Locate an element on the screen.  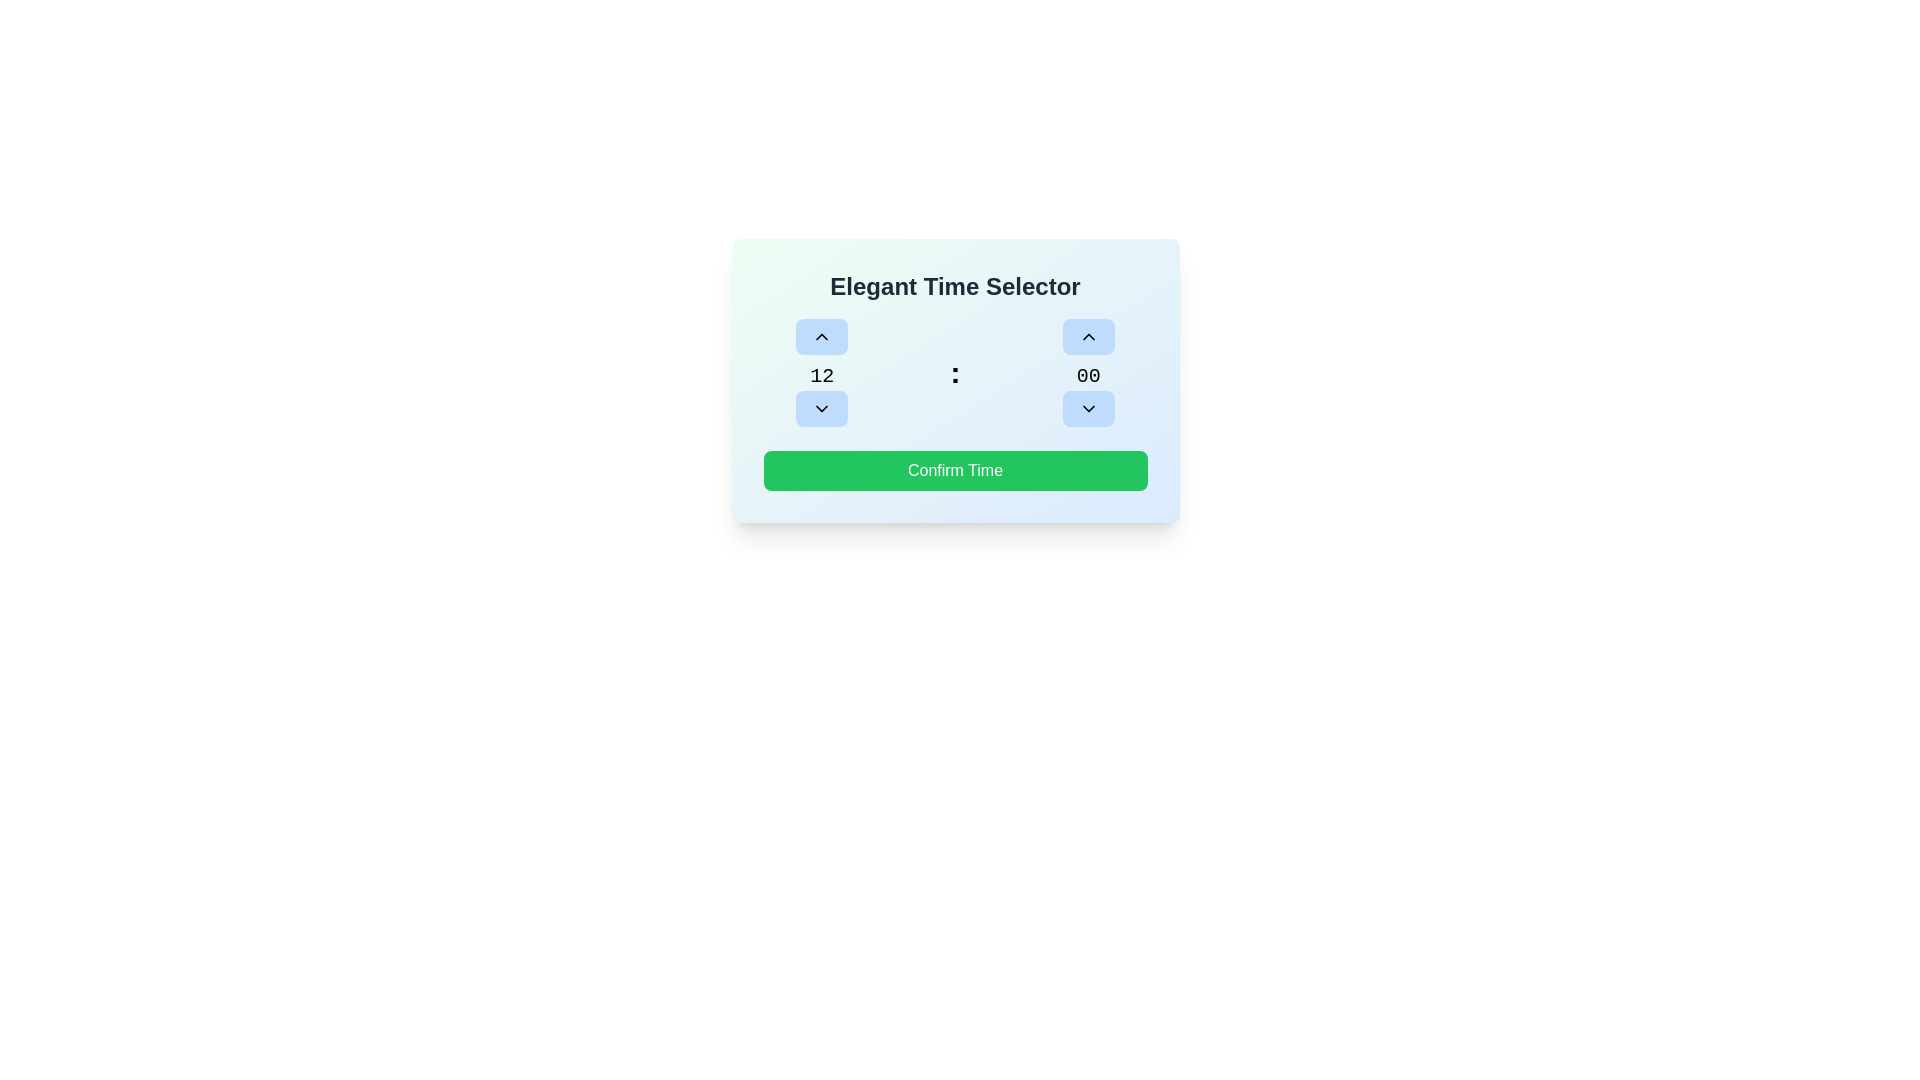
the displayed time by interacting with the Time Selector Component located centrally below the title 'Elegant Time Selector' is located at coordinates (954, 373).